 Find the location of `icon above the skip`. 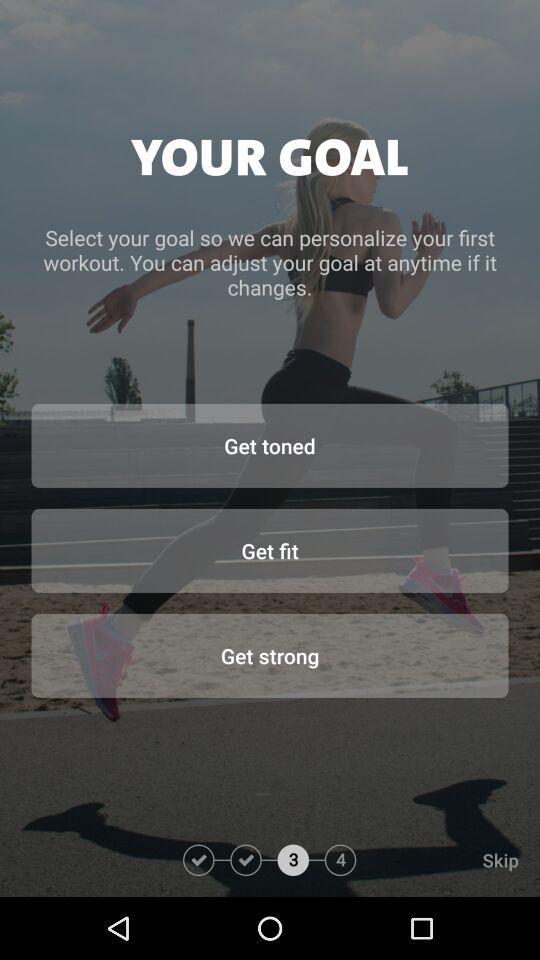

icon above the skip is located at coordinates (270, 654).